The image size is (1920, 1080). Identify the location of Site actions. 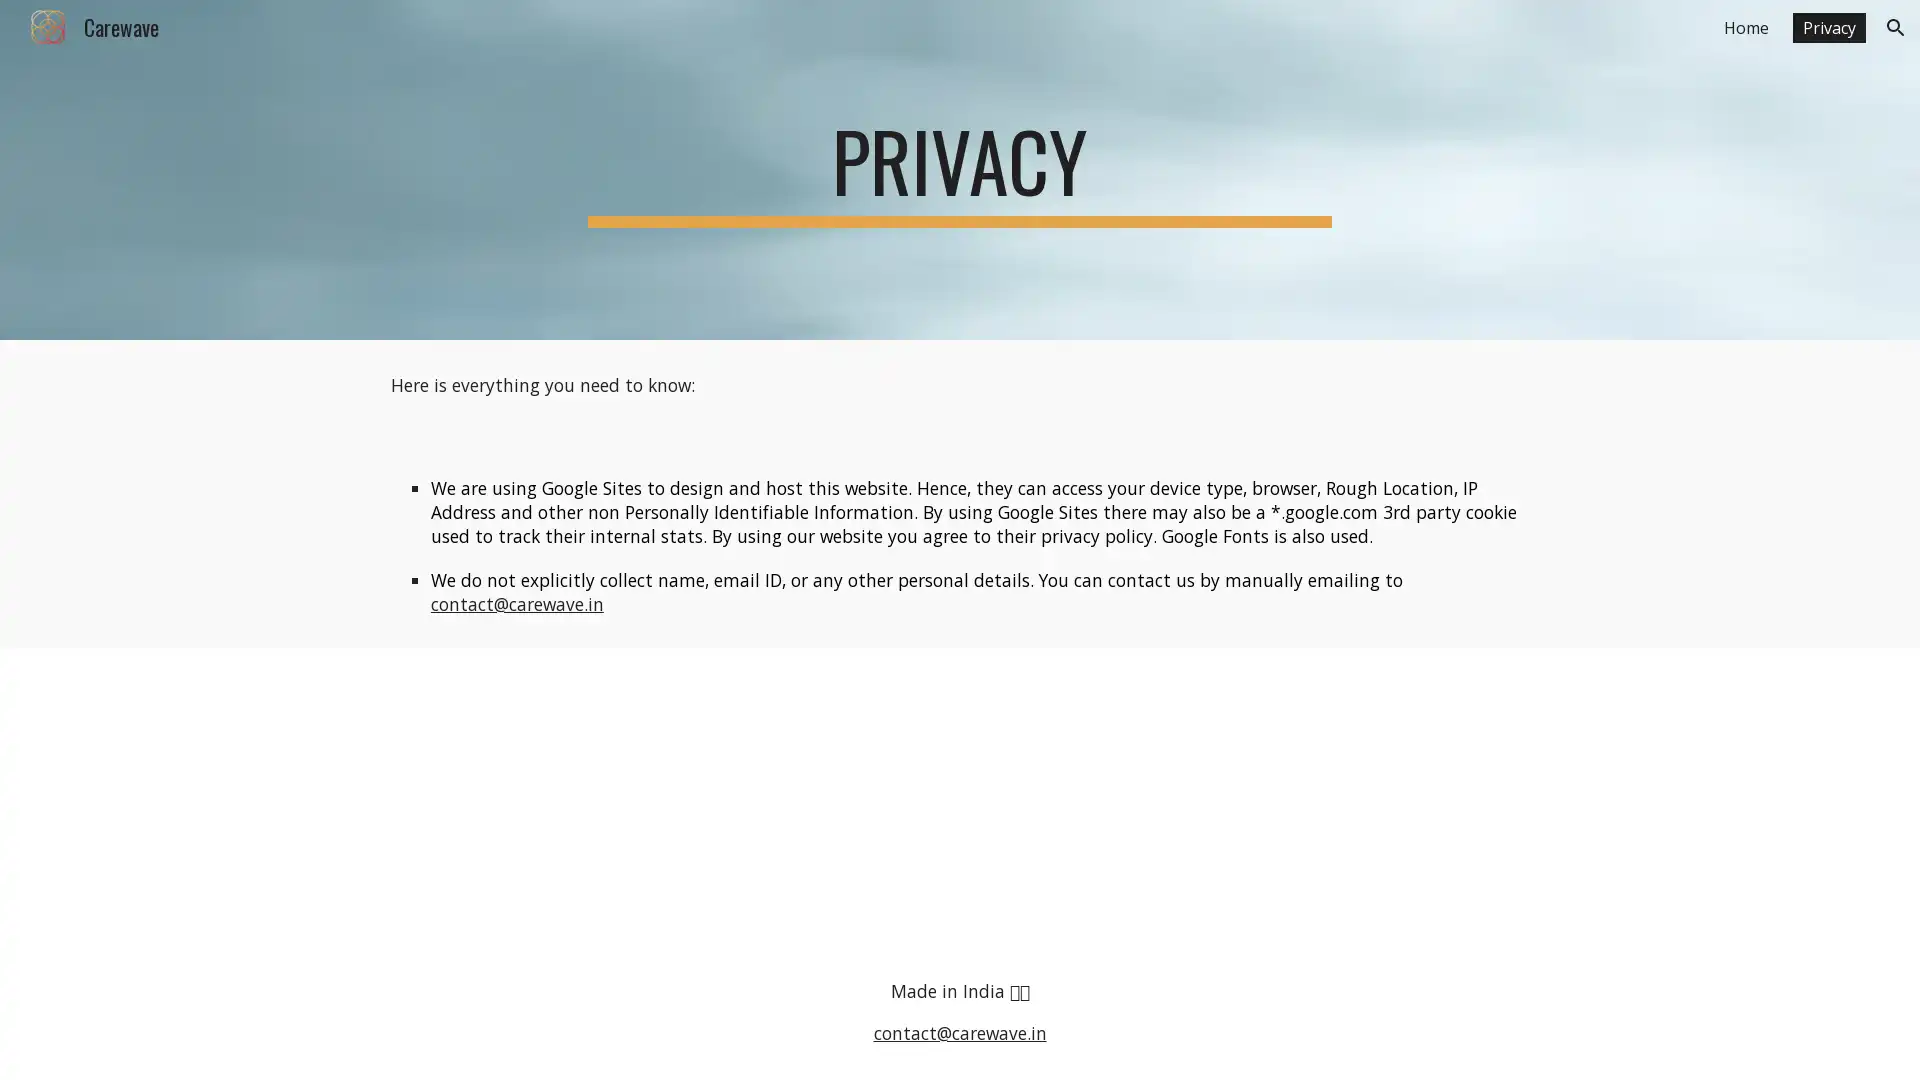
(35, 1044).